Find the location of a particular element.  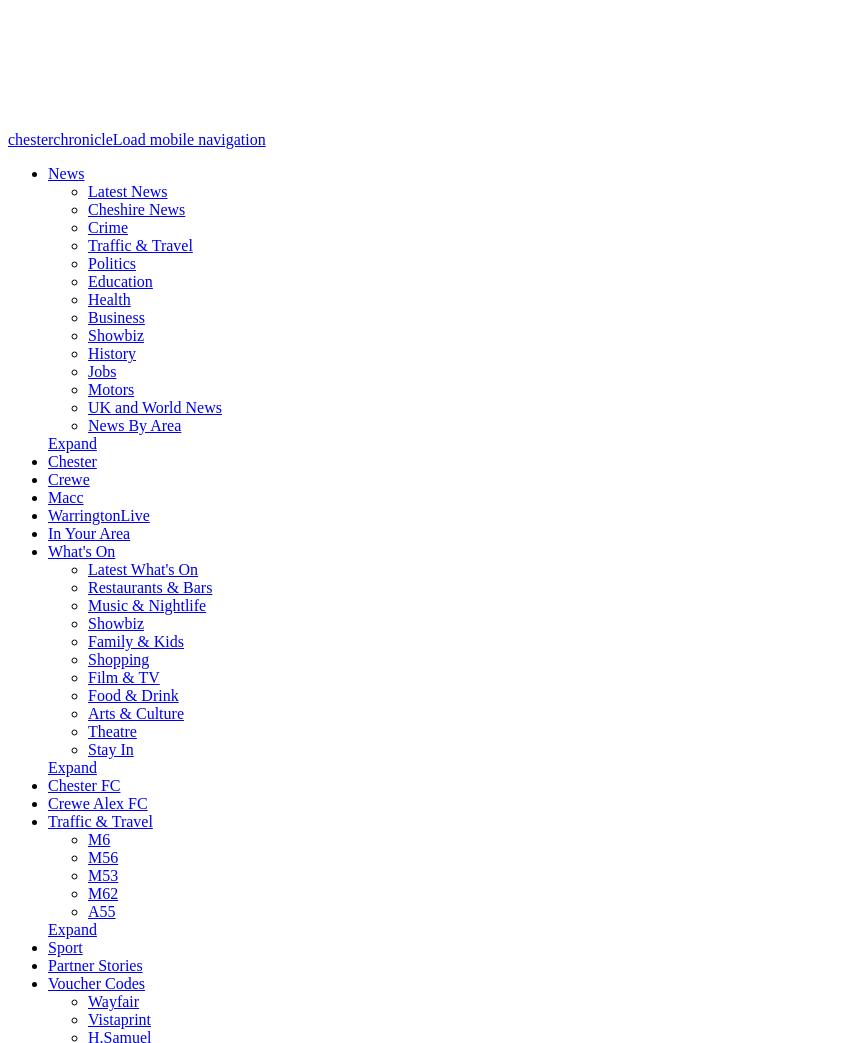

'Arts & Culture' is located at coordinates (134, 713).